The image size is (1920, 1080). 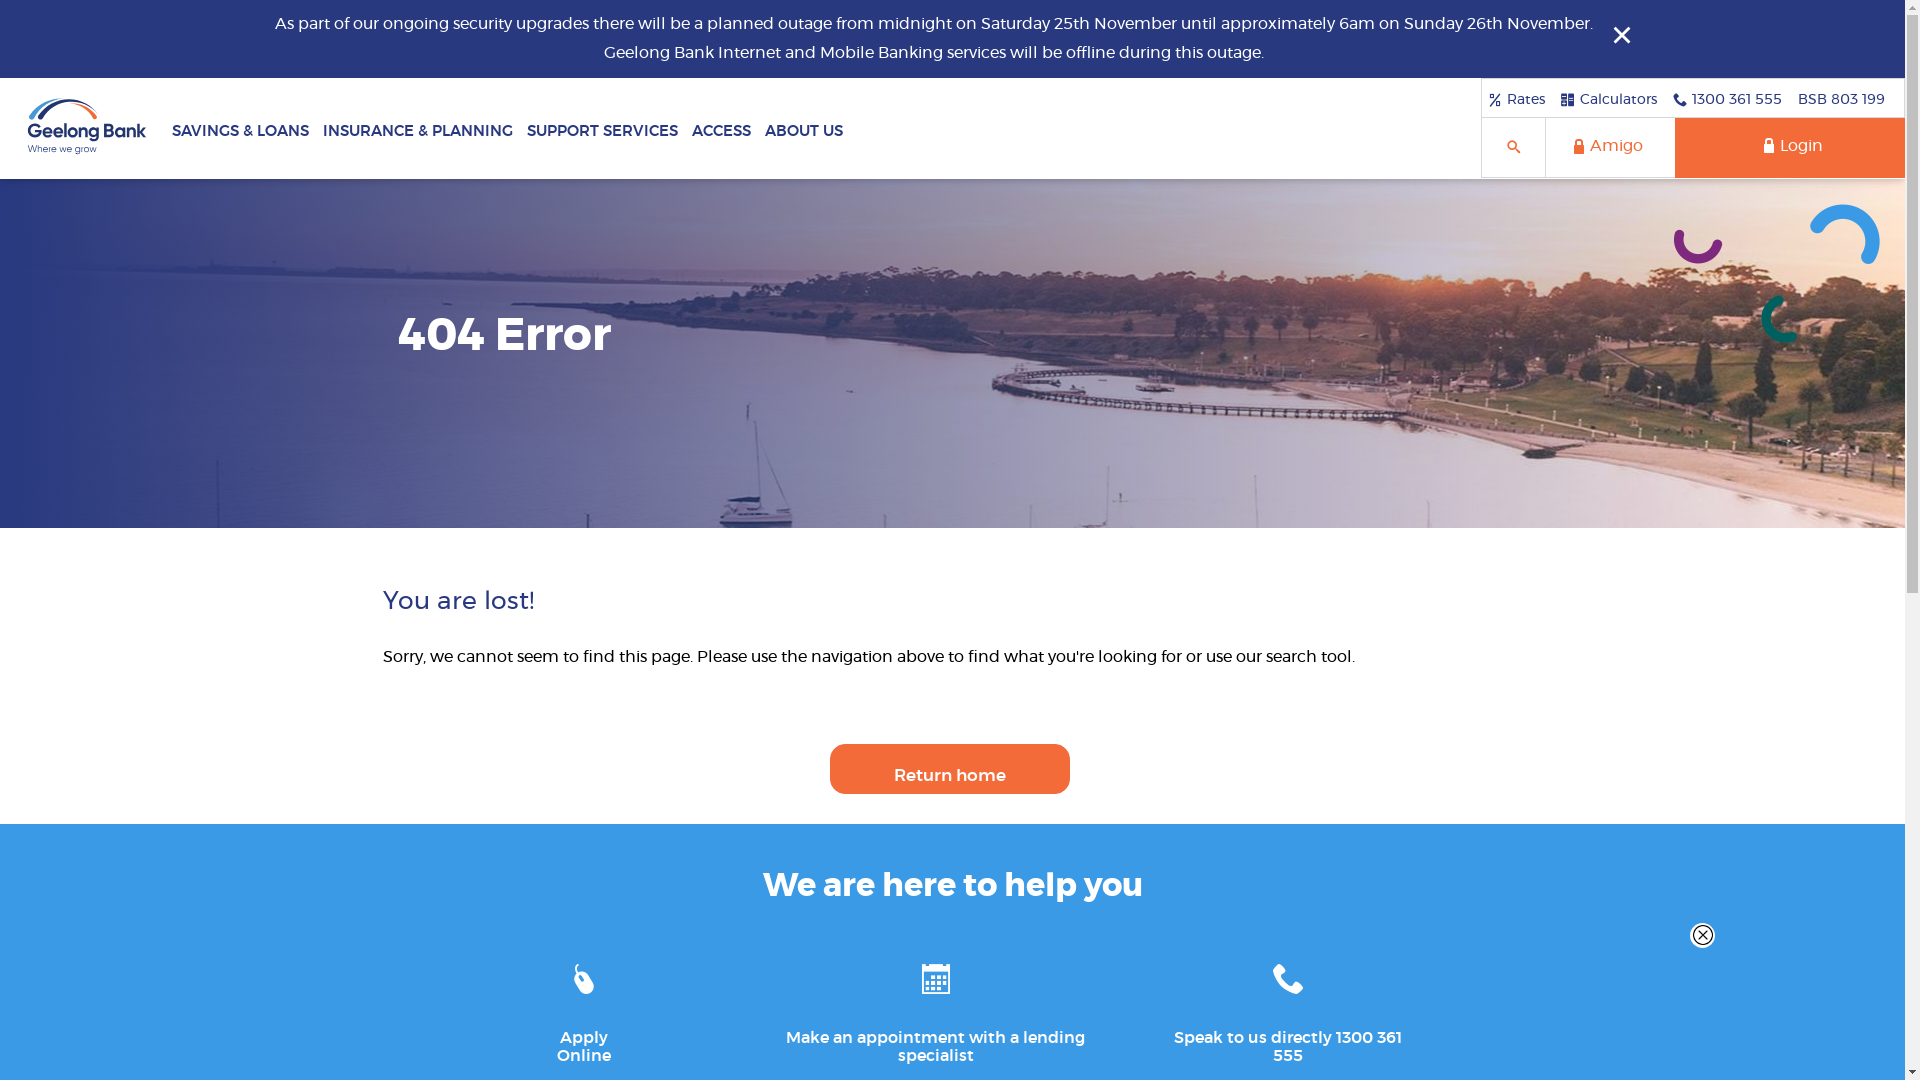 What do you see at coordinates (720, 127) in the screenshot?
I see `'ACCESS'` at bounding box center [720, 127].